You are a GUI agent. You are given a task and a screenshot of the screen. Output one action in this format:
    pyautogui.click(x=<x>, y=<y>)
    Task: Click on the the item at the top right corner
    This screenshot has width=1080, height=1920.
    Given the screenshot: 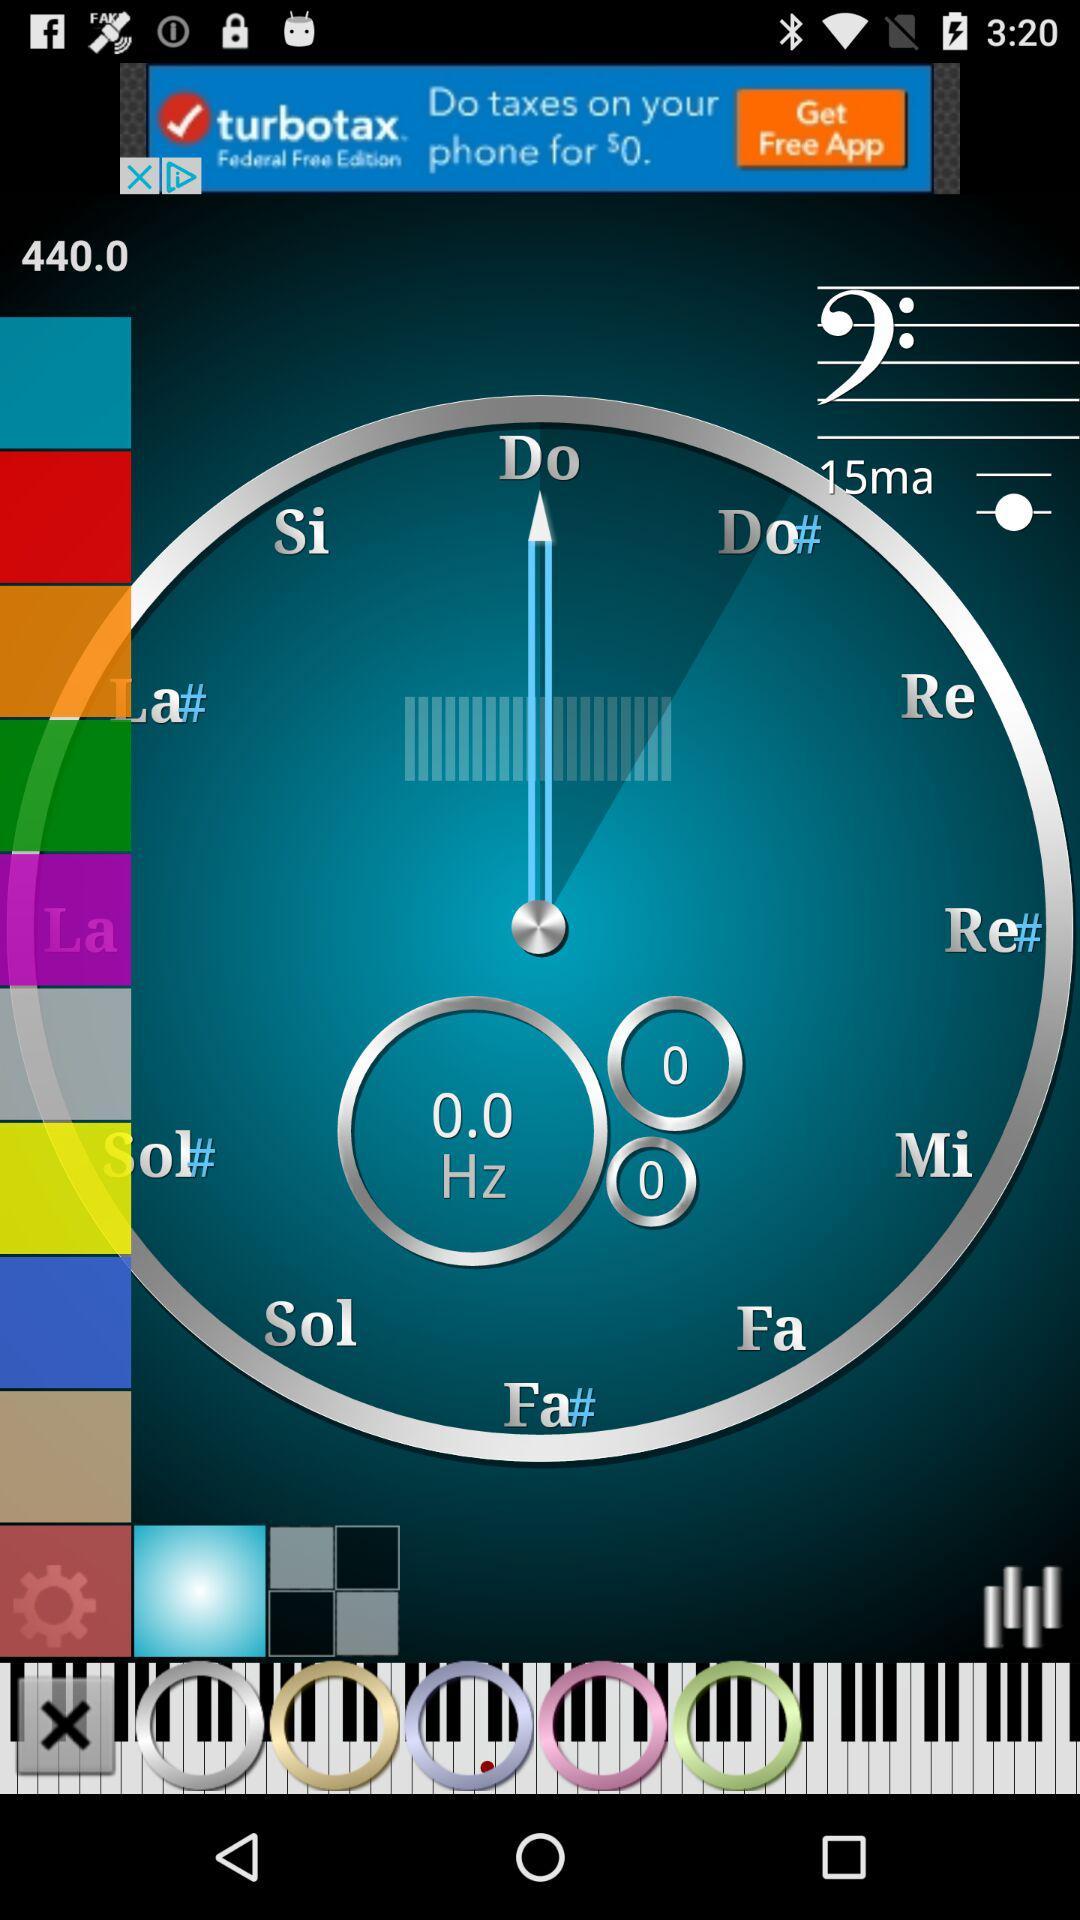 What is the action you would take?
    pyautogui.click(x=947, y=362)
    